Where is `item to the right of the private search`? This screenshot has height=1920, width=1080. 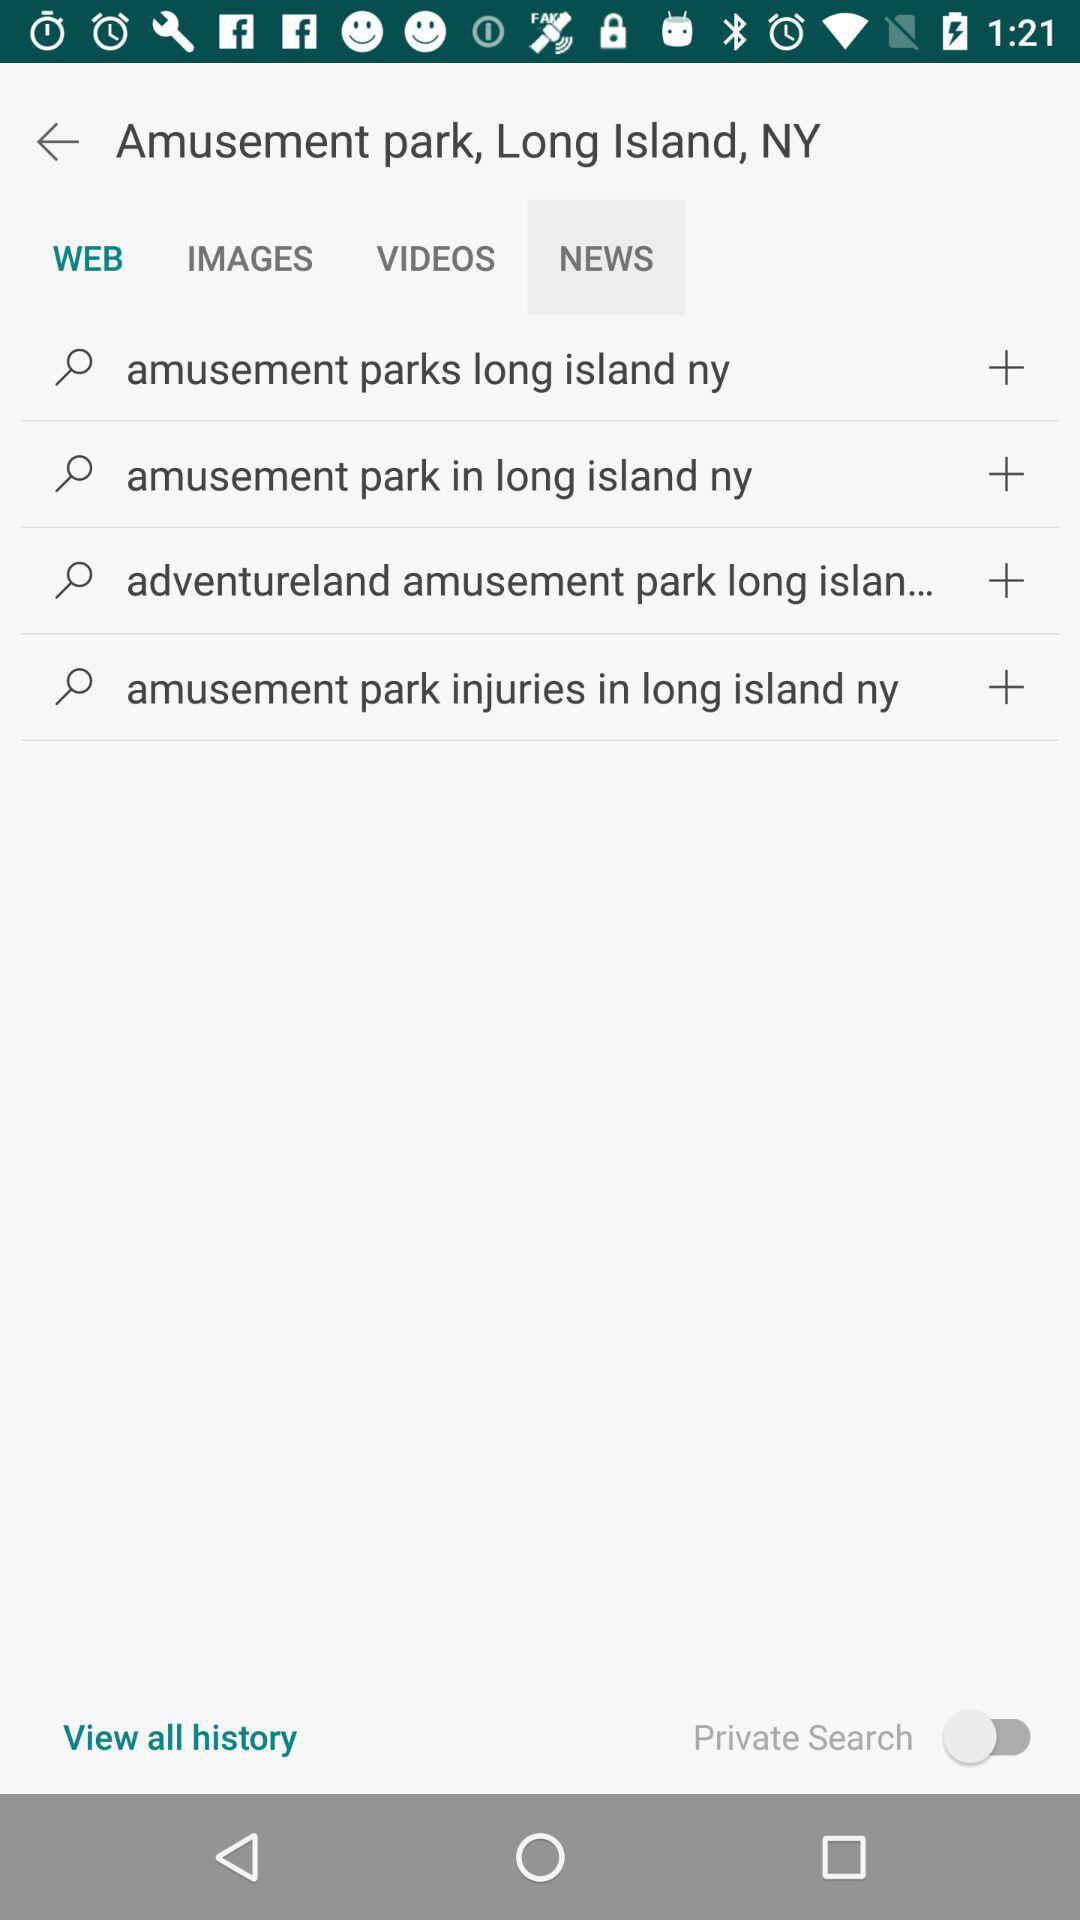 item to the right of the private search is located at coordinates (996, 1735).